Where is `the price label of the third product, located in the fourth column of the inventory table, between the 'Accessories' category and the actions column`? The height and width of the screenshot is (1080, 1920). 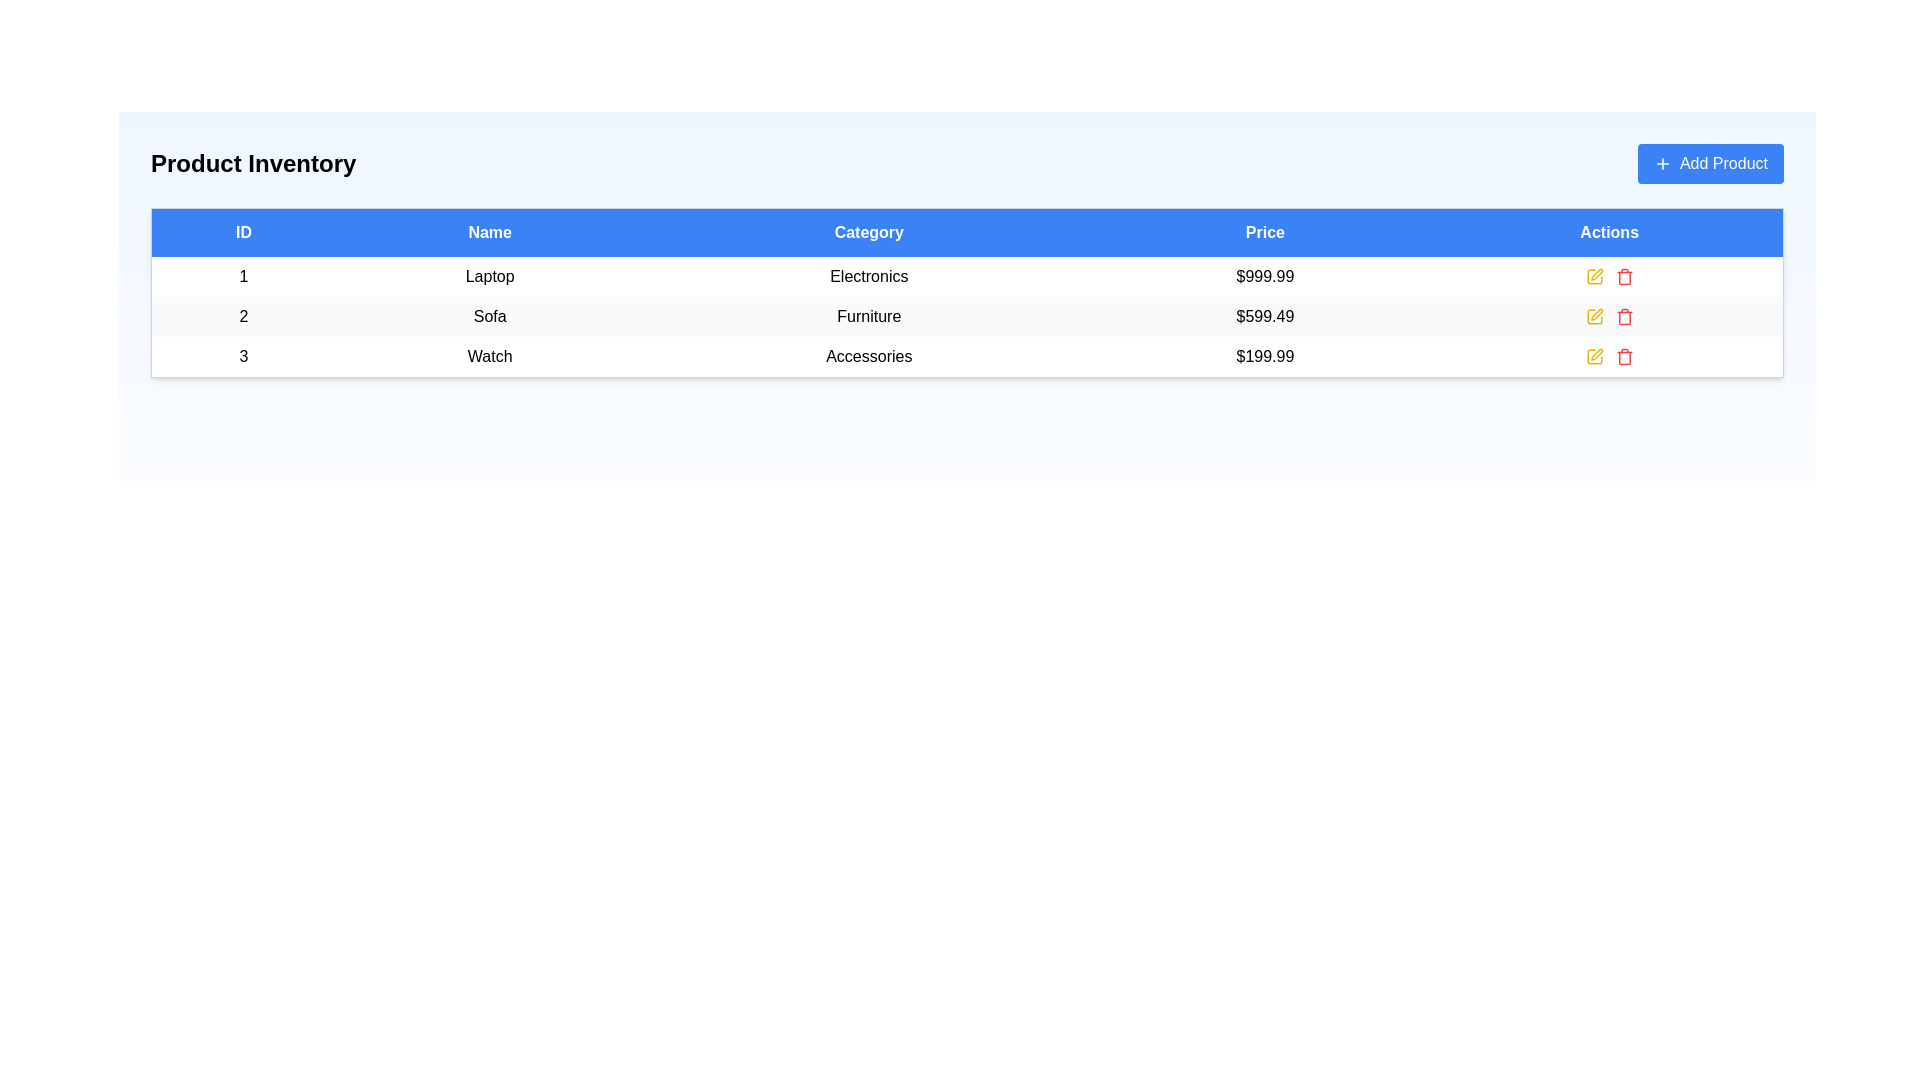 the price label of the third product, located in the fourth column of the inventory table, between the 'Accessories' category and the actions column is located at coordinates (1264, 356).